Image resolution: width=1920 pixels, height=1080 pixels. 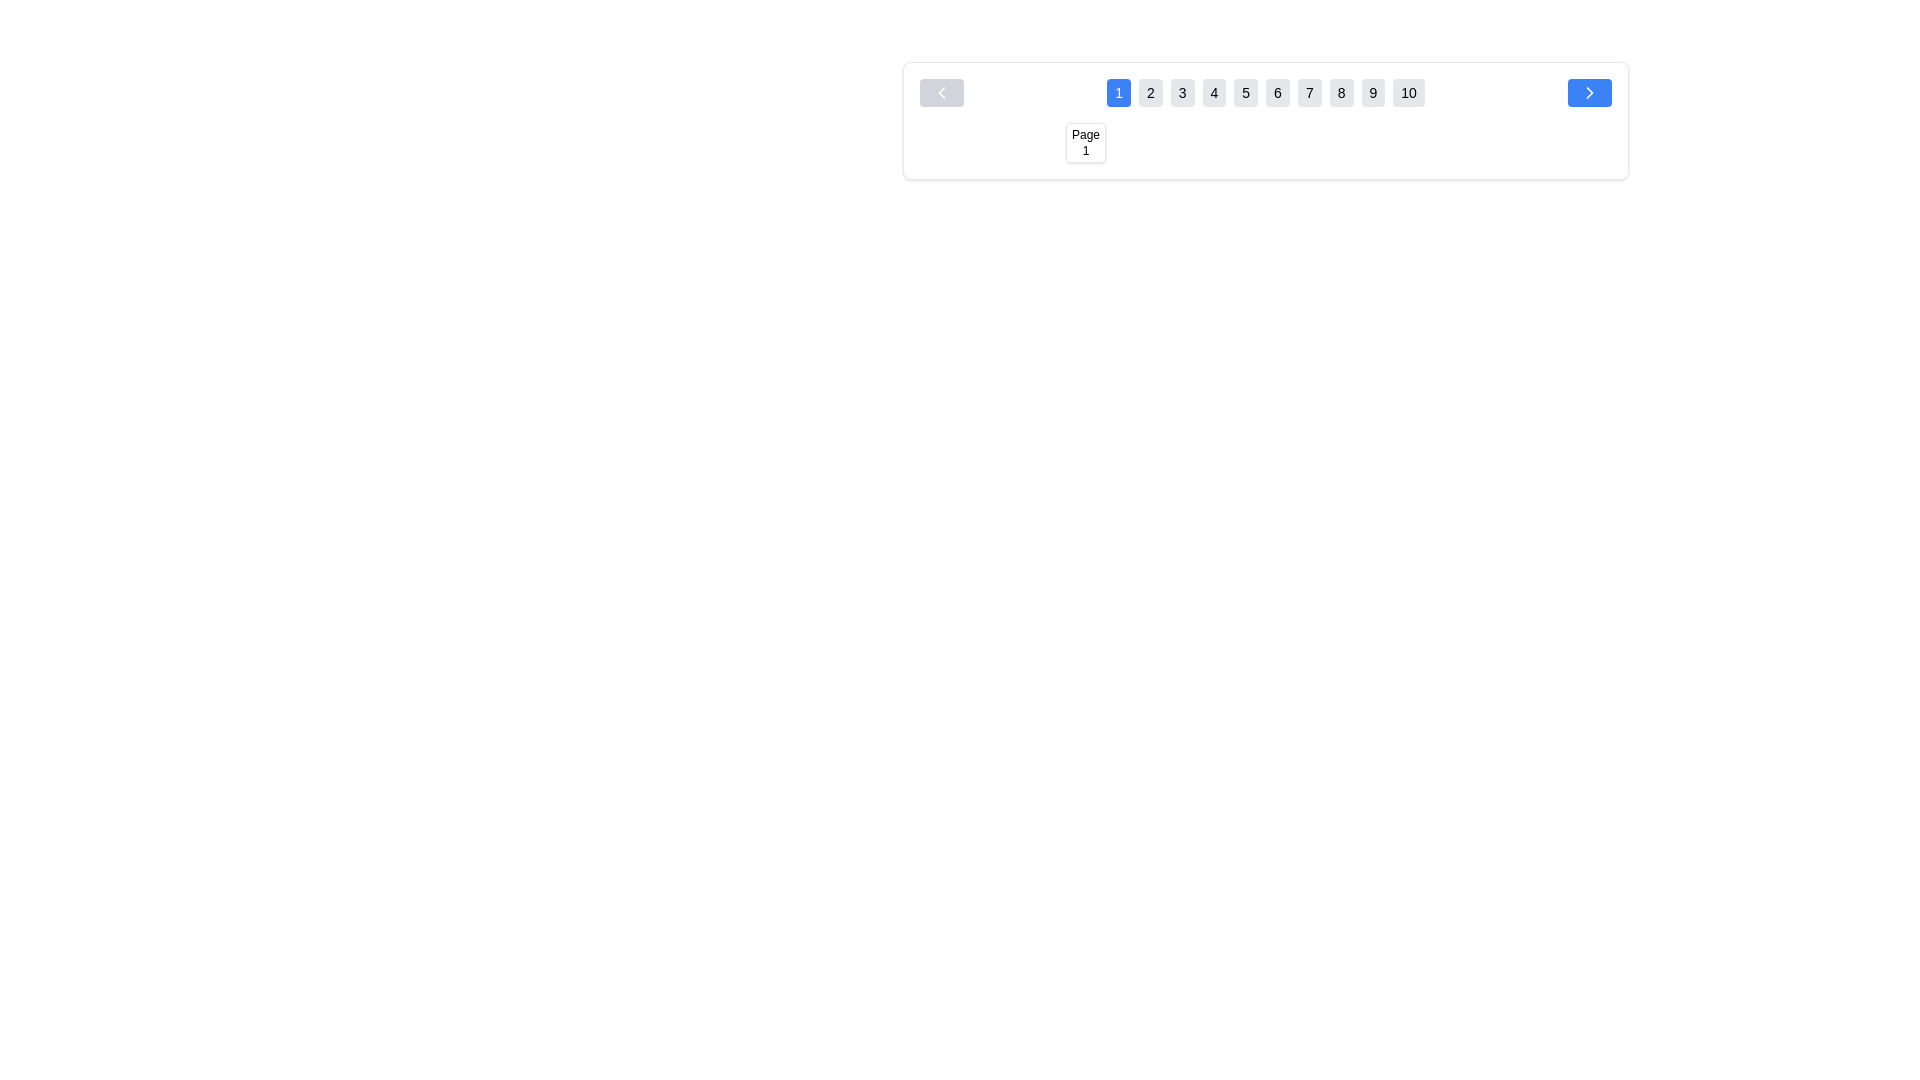 What do you see at coordinates (1408, 92) in the screenshot?
I see `the pagination button labeled '10', which is a rounded rectangle with a light gray background` at bounding box center [1408, 92].